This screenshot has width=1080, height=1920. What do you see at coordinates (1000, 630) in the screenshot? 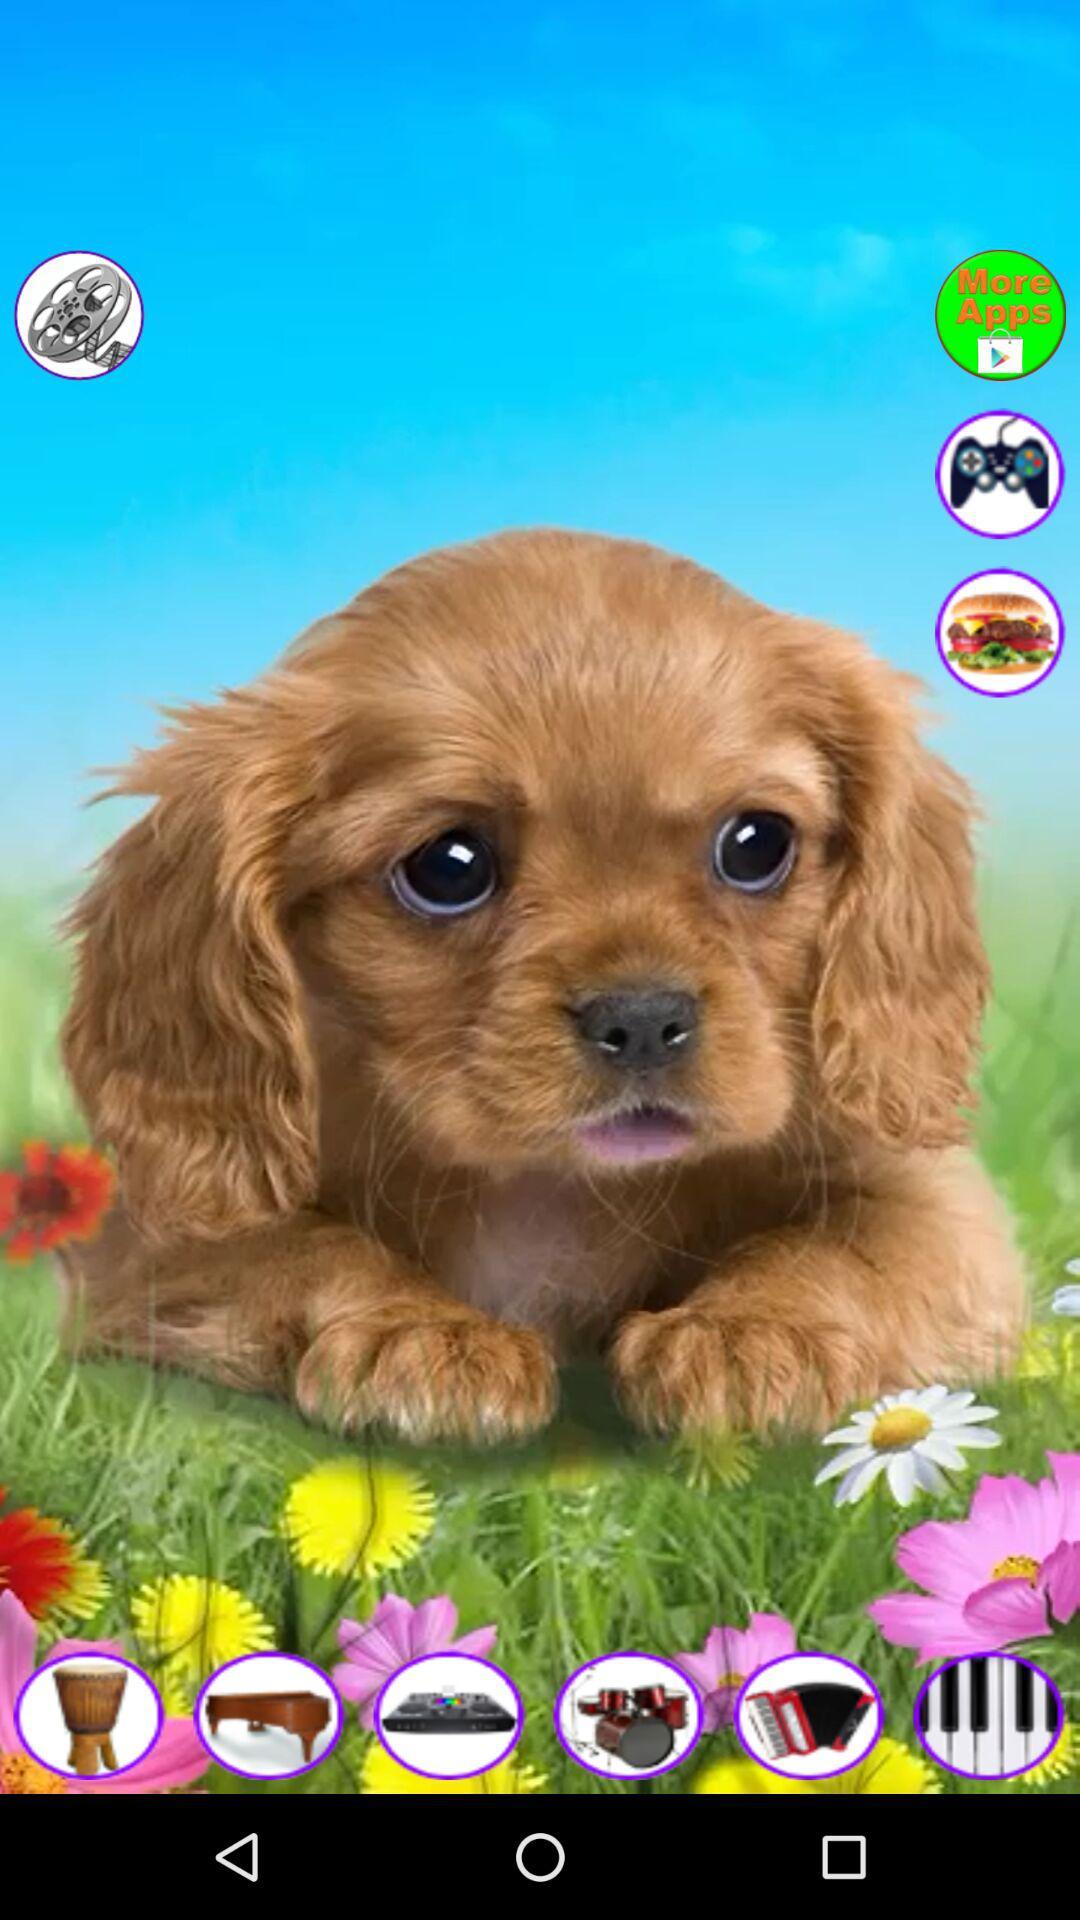
I see `feed the dog` at bounding box center [1000, 630].